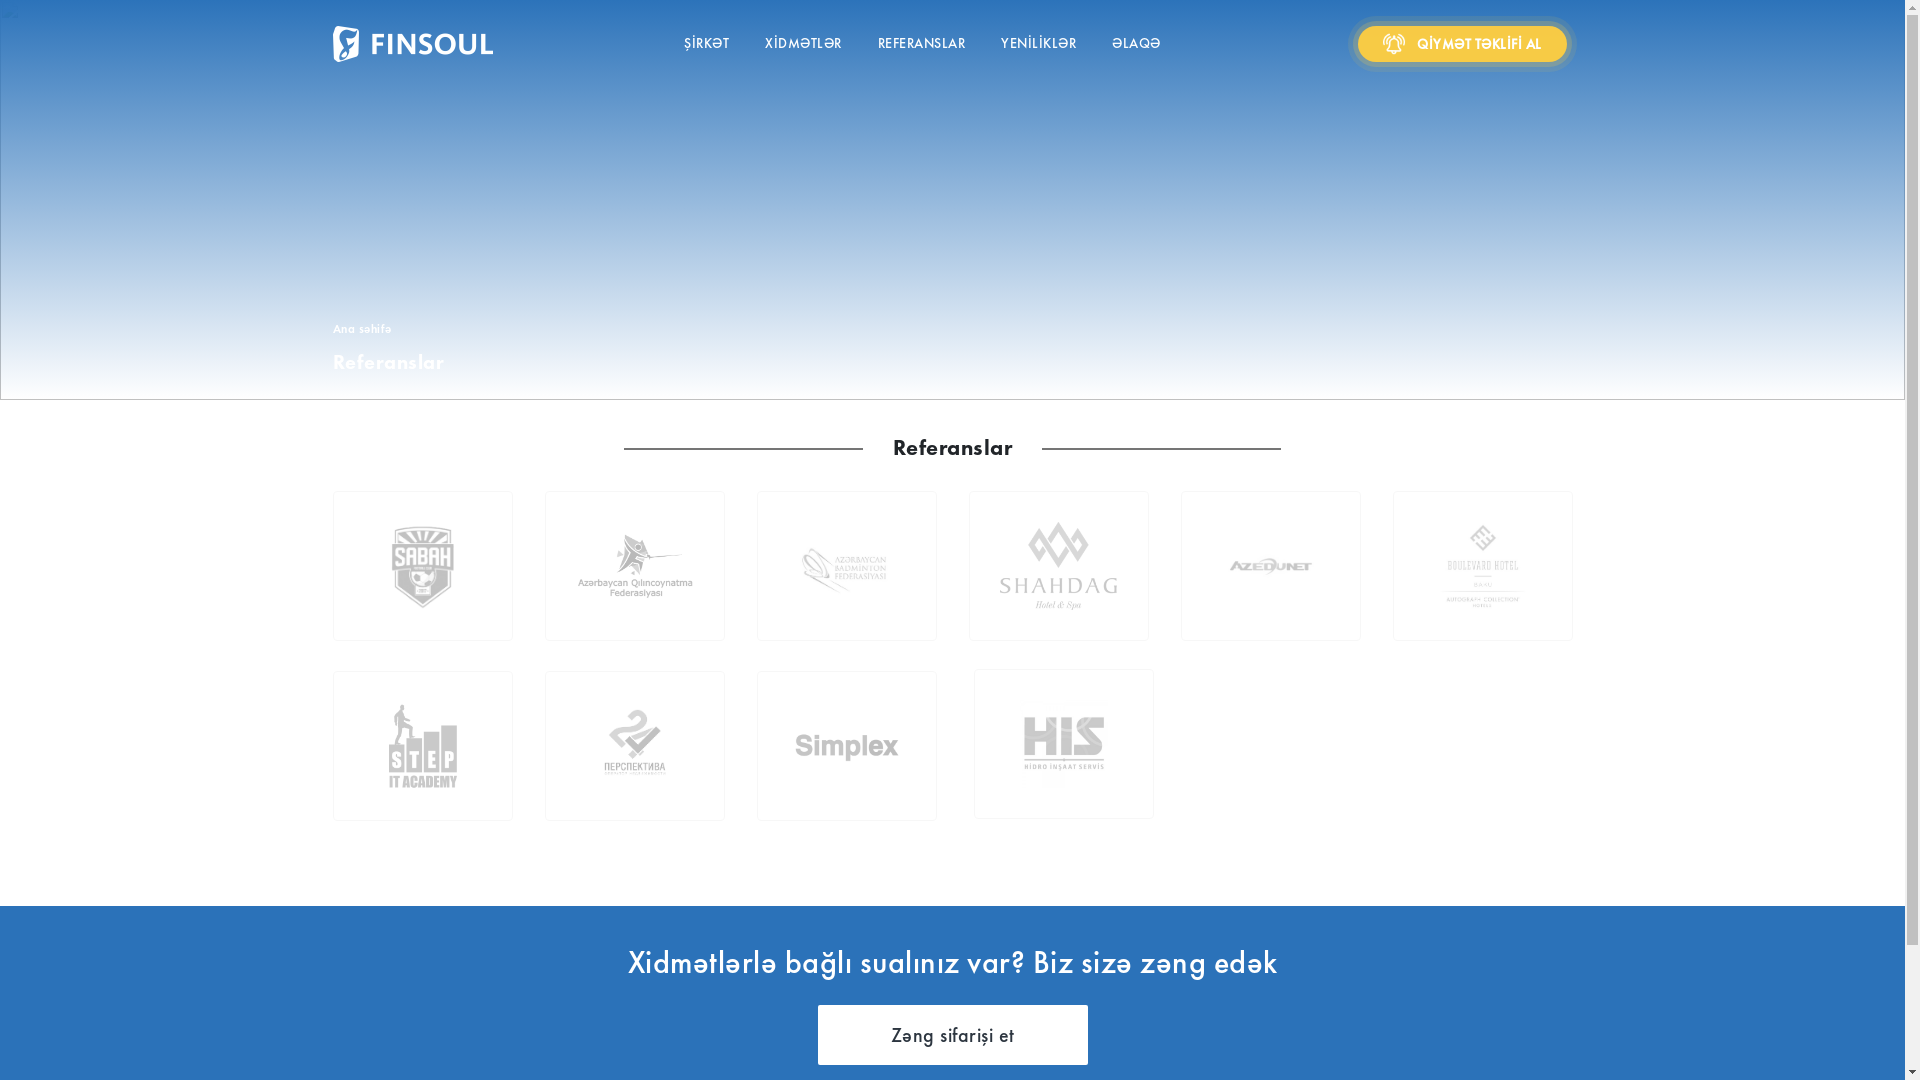 This screenshot has height=1080, width=1920. I want to click on 'REFERANSLAR', so click(920, 44).